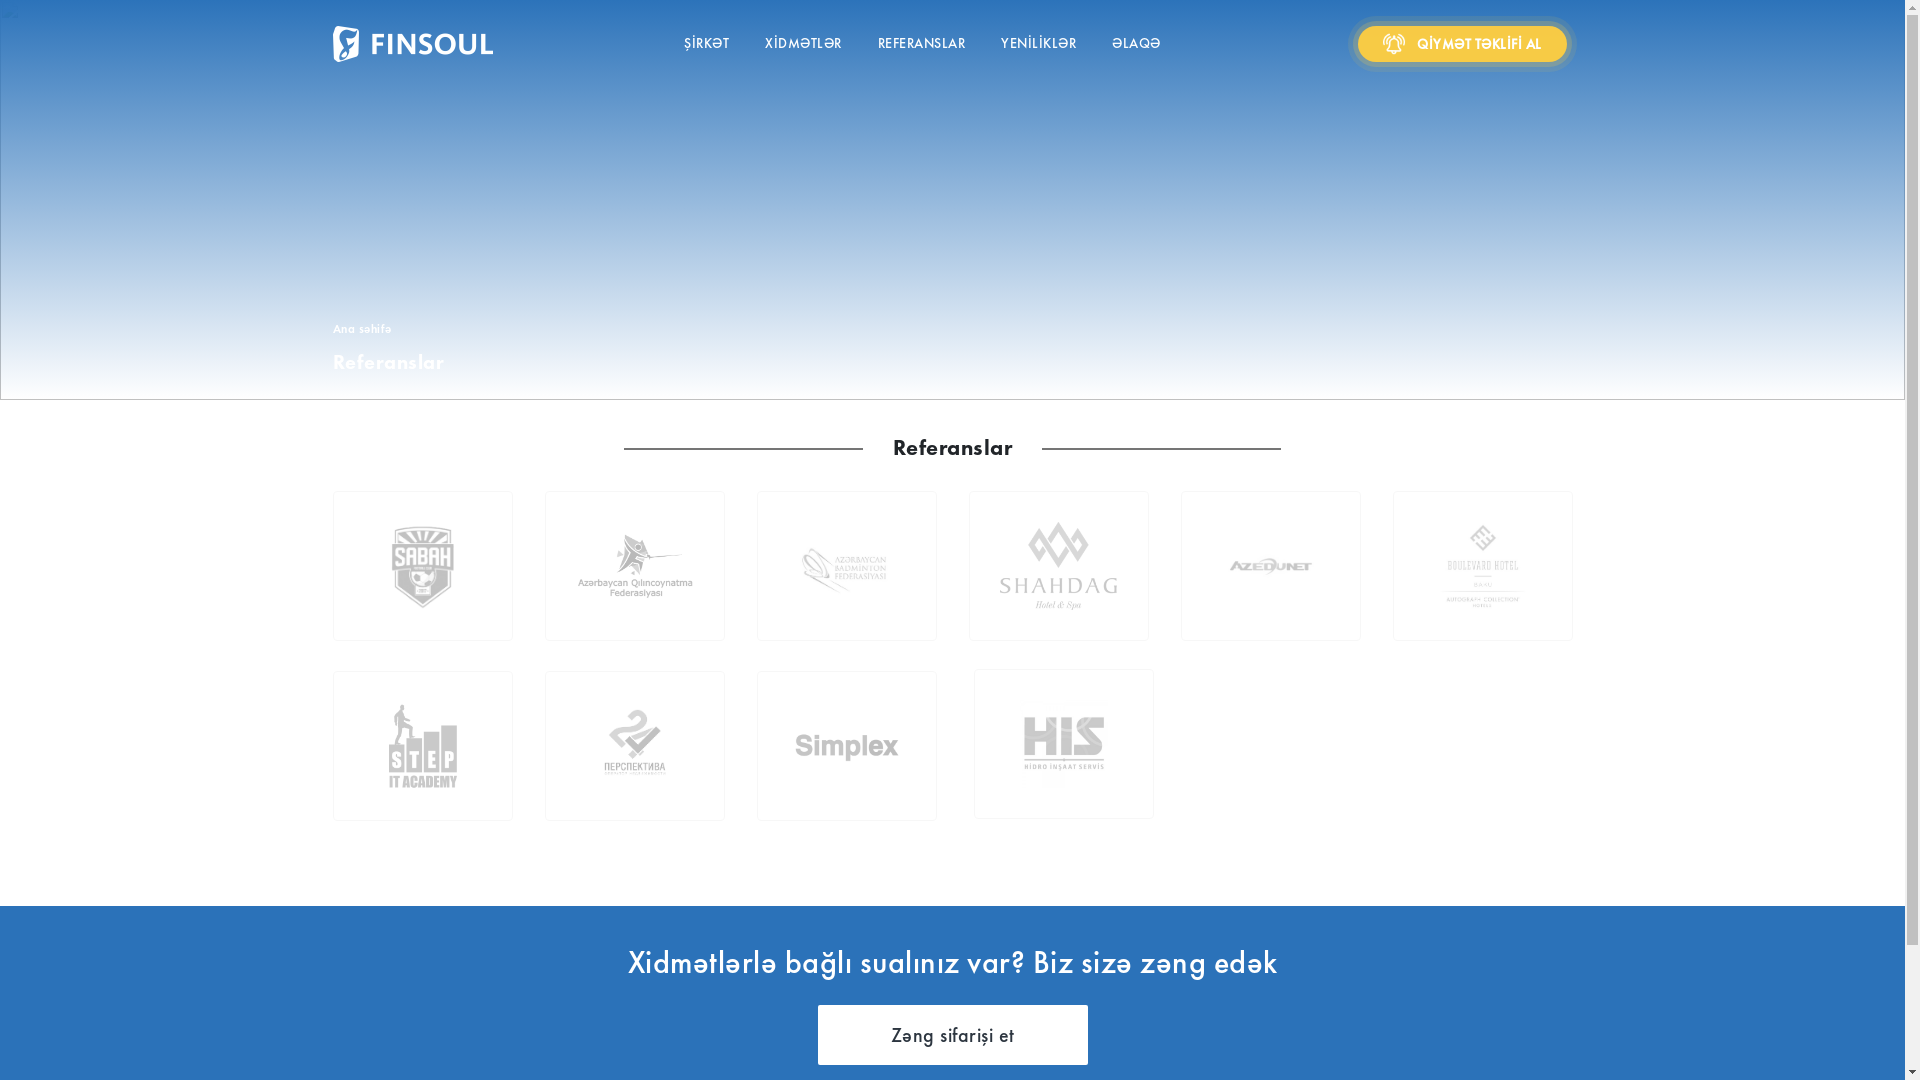 This screenshot has height=1080, width=1920. I want to click on 'REFERANSLAR', so click(920, 44).